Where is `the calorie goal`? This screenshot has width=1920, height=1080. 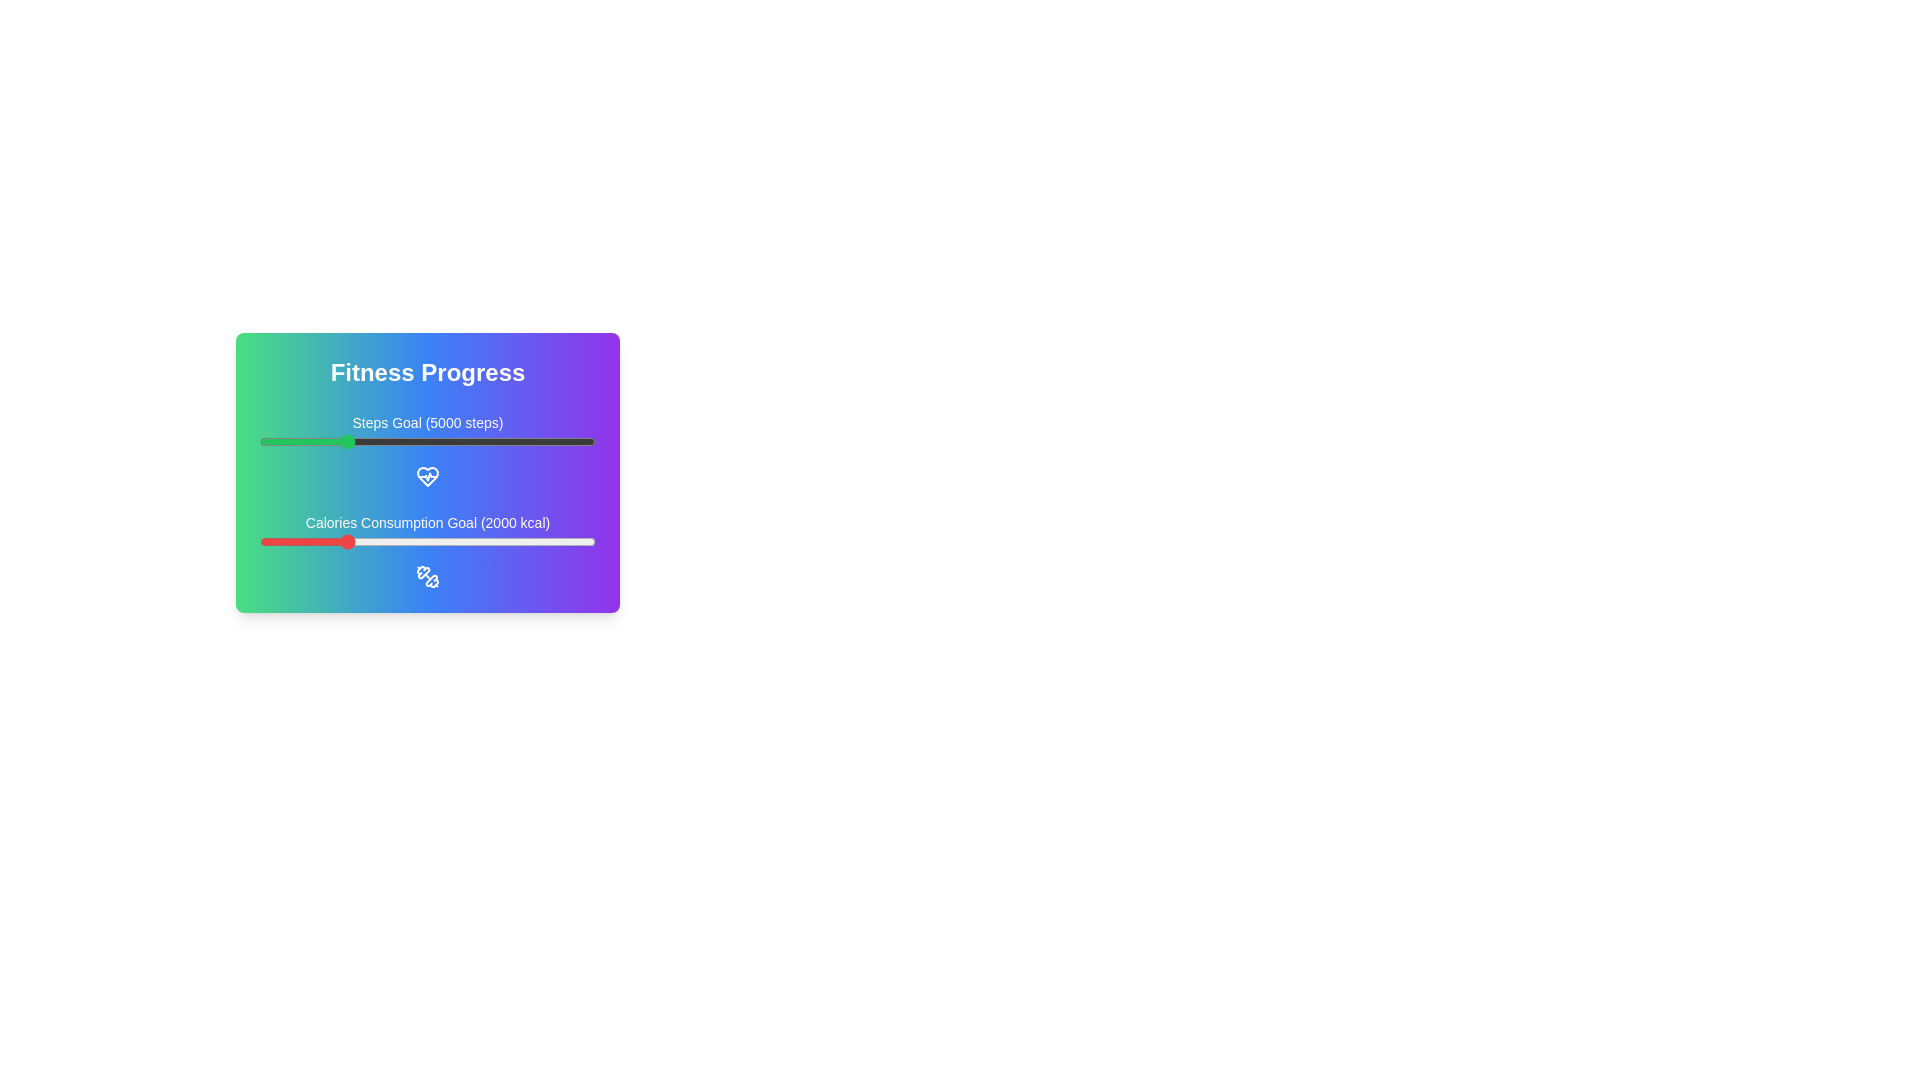 the calorie goal is located at coordinates (579, 542).